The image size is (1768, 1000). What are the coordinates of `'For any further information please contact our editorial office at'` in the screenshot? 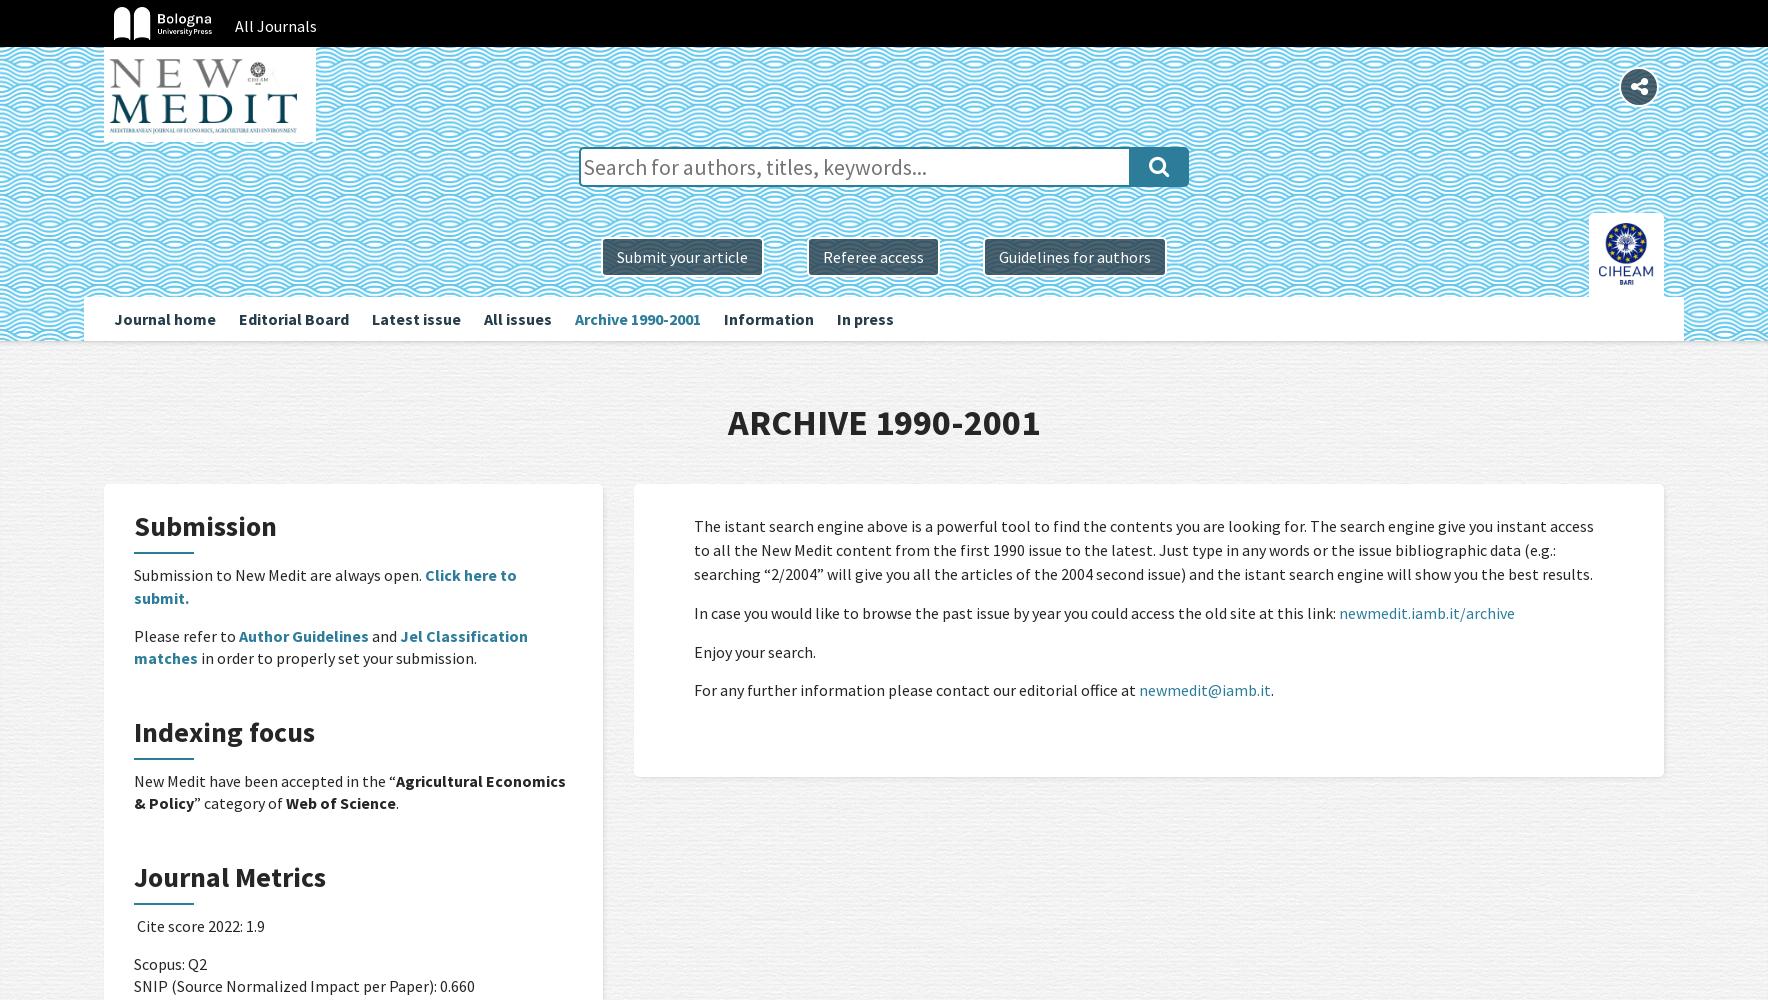 It's located at (915, 688).